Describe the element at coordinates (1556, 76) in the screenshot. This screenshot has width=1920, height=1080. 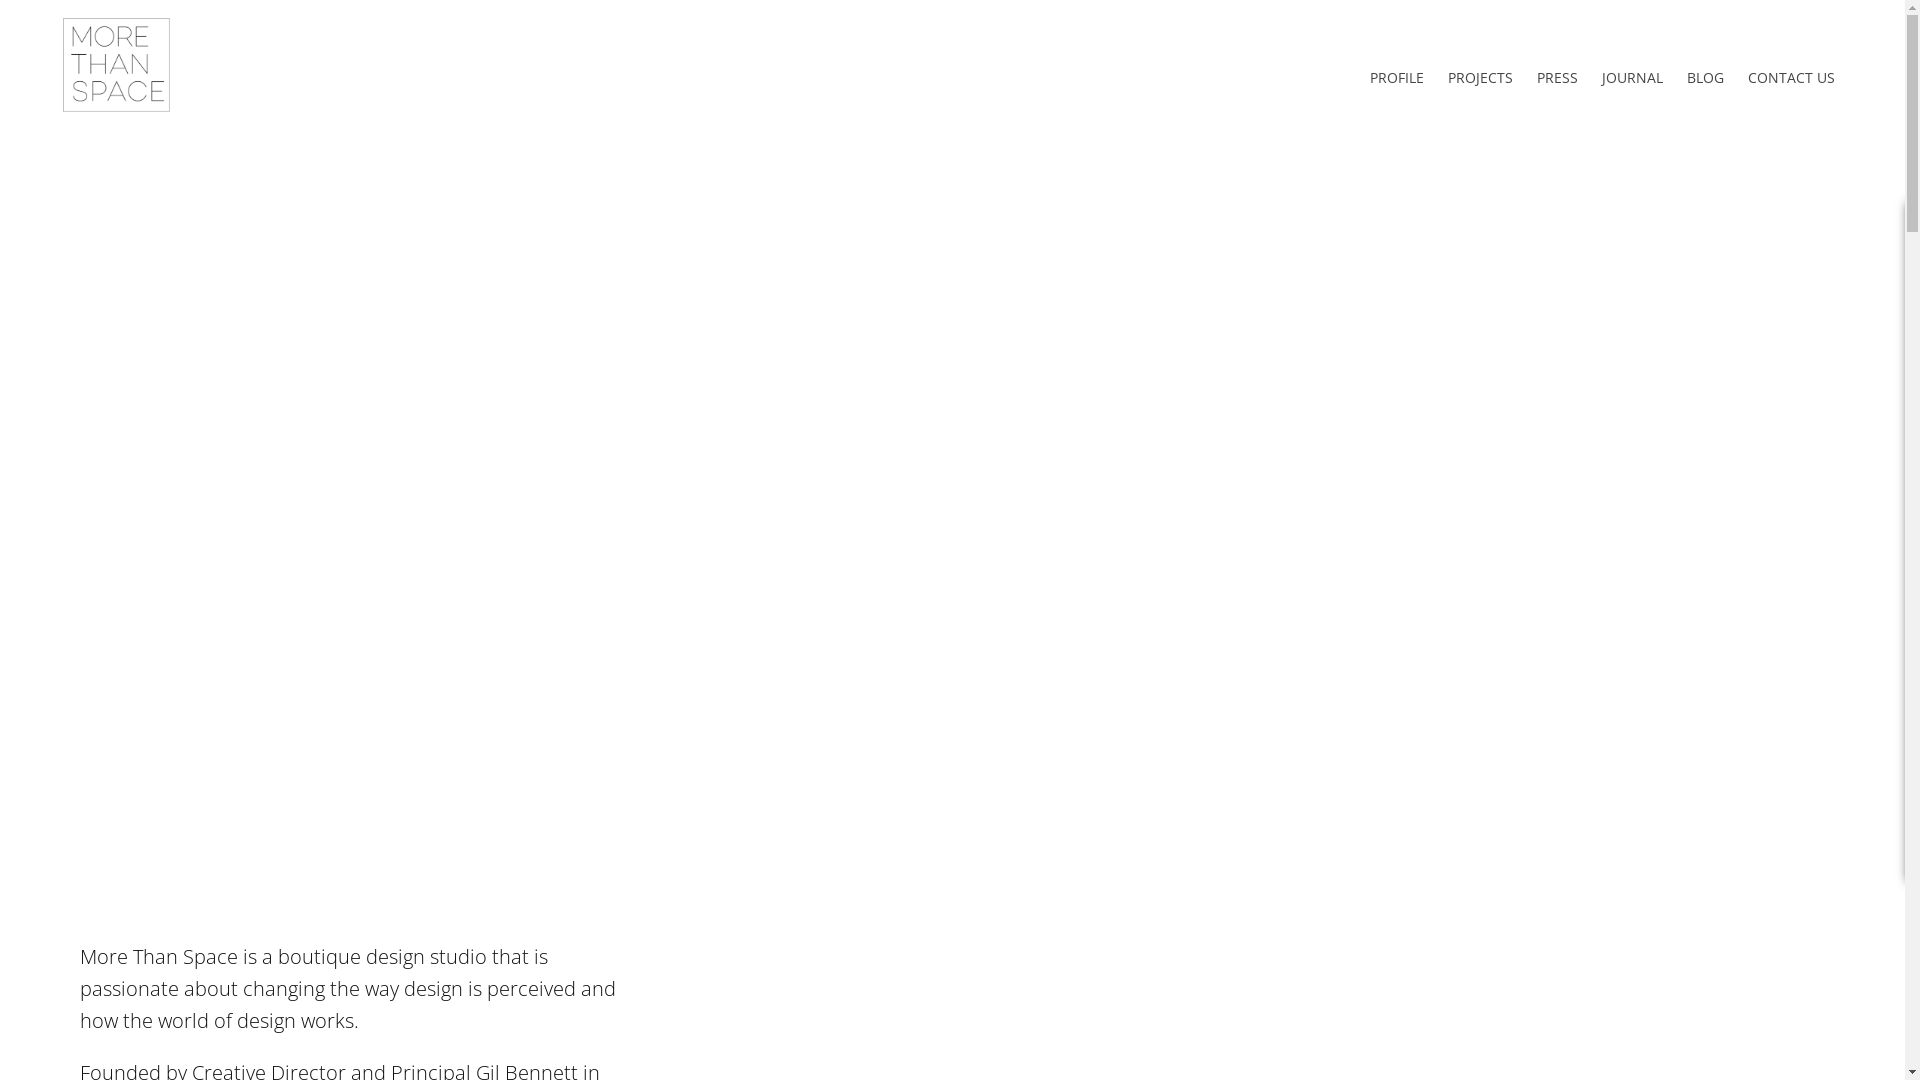
I see `'PRESS'` at that location.